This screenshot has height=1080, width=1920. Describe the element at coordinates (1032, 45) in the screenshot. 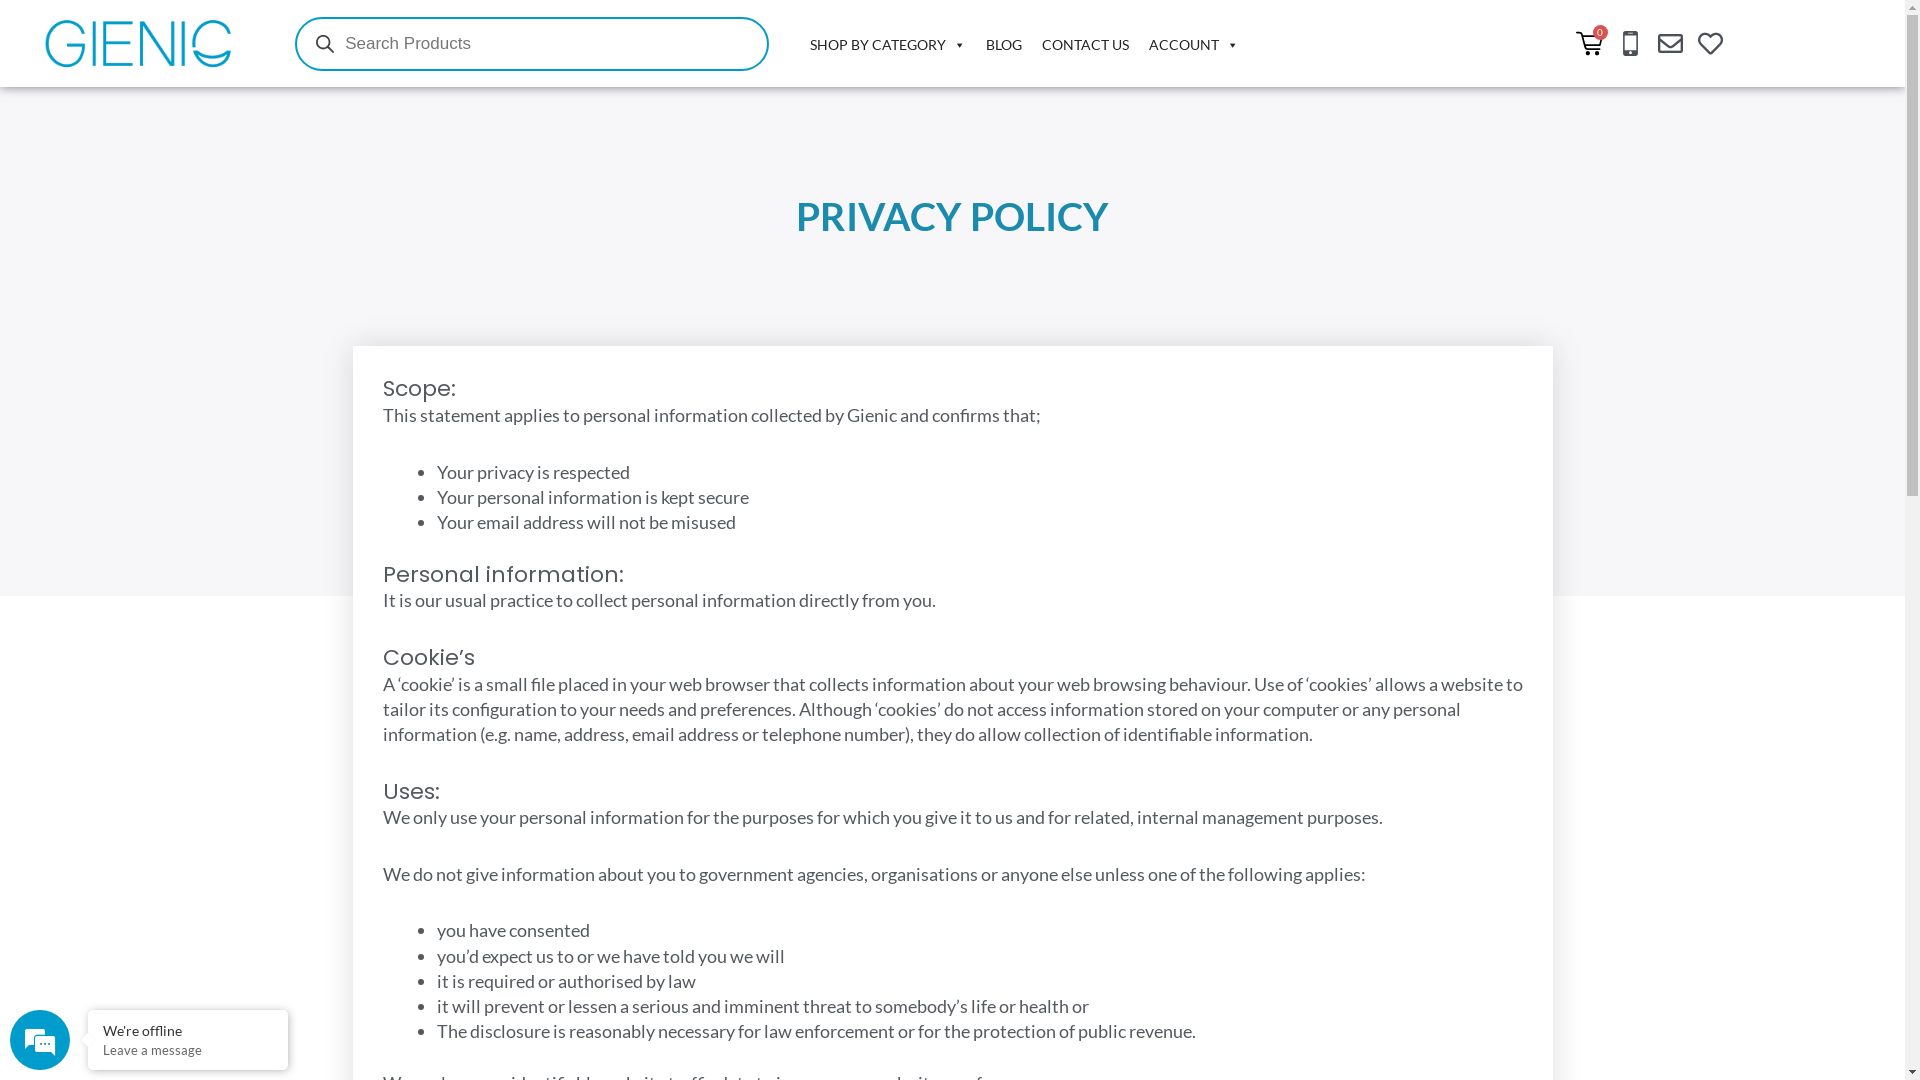

I see `'CONTACT US'` at that location.